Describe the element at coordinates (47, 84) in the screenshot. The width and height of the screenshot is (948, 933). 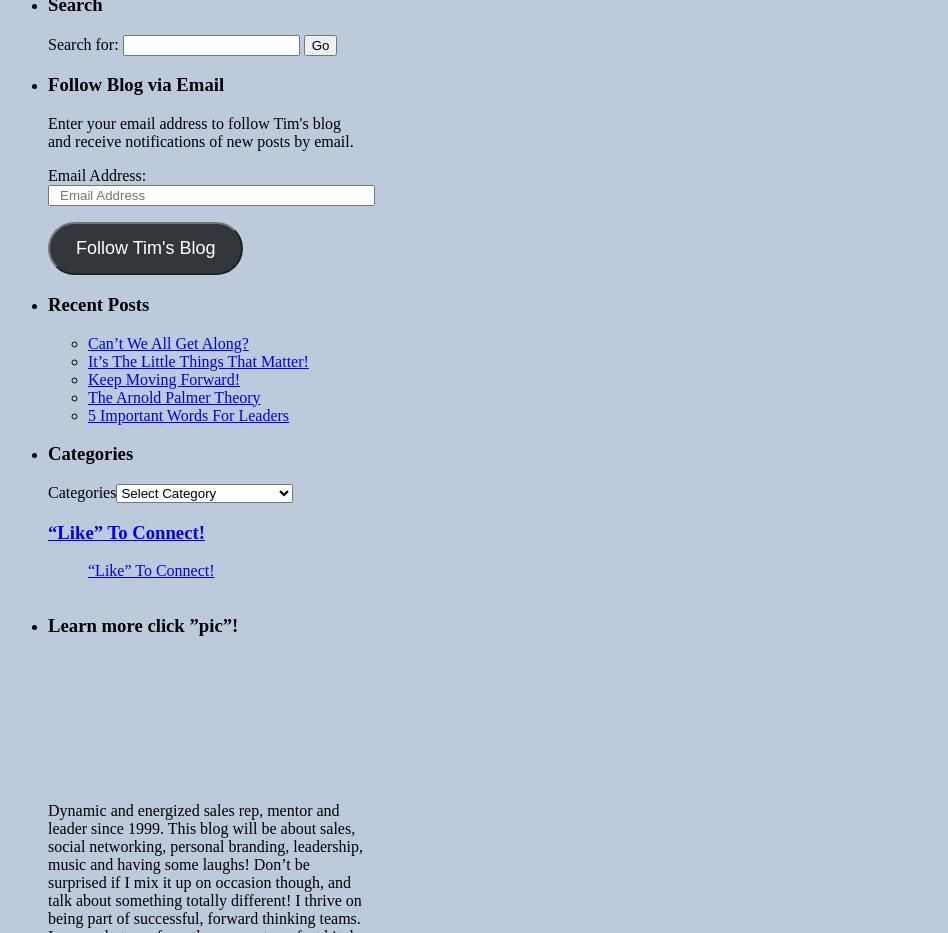
I see `'Follow Blog via Email'` at that location.